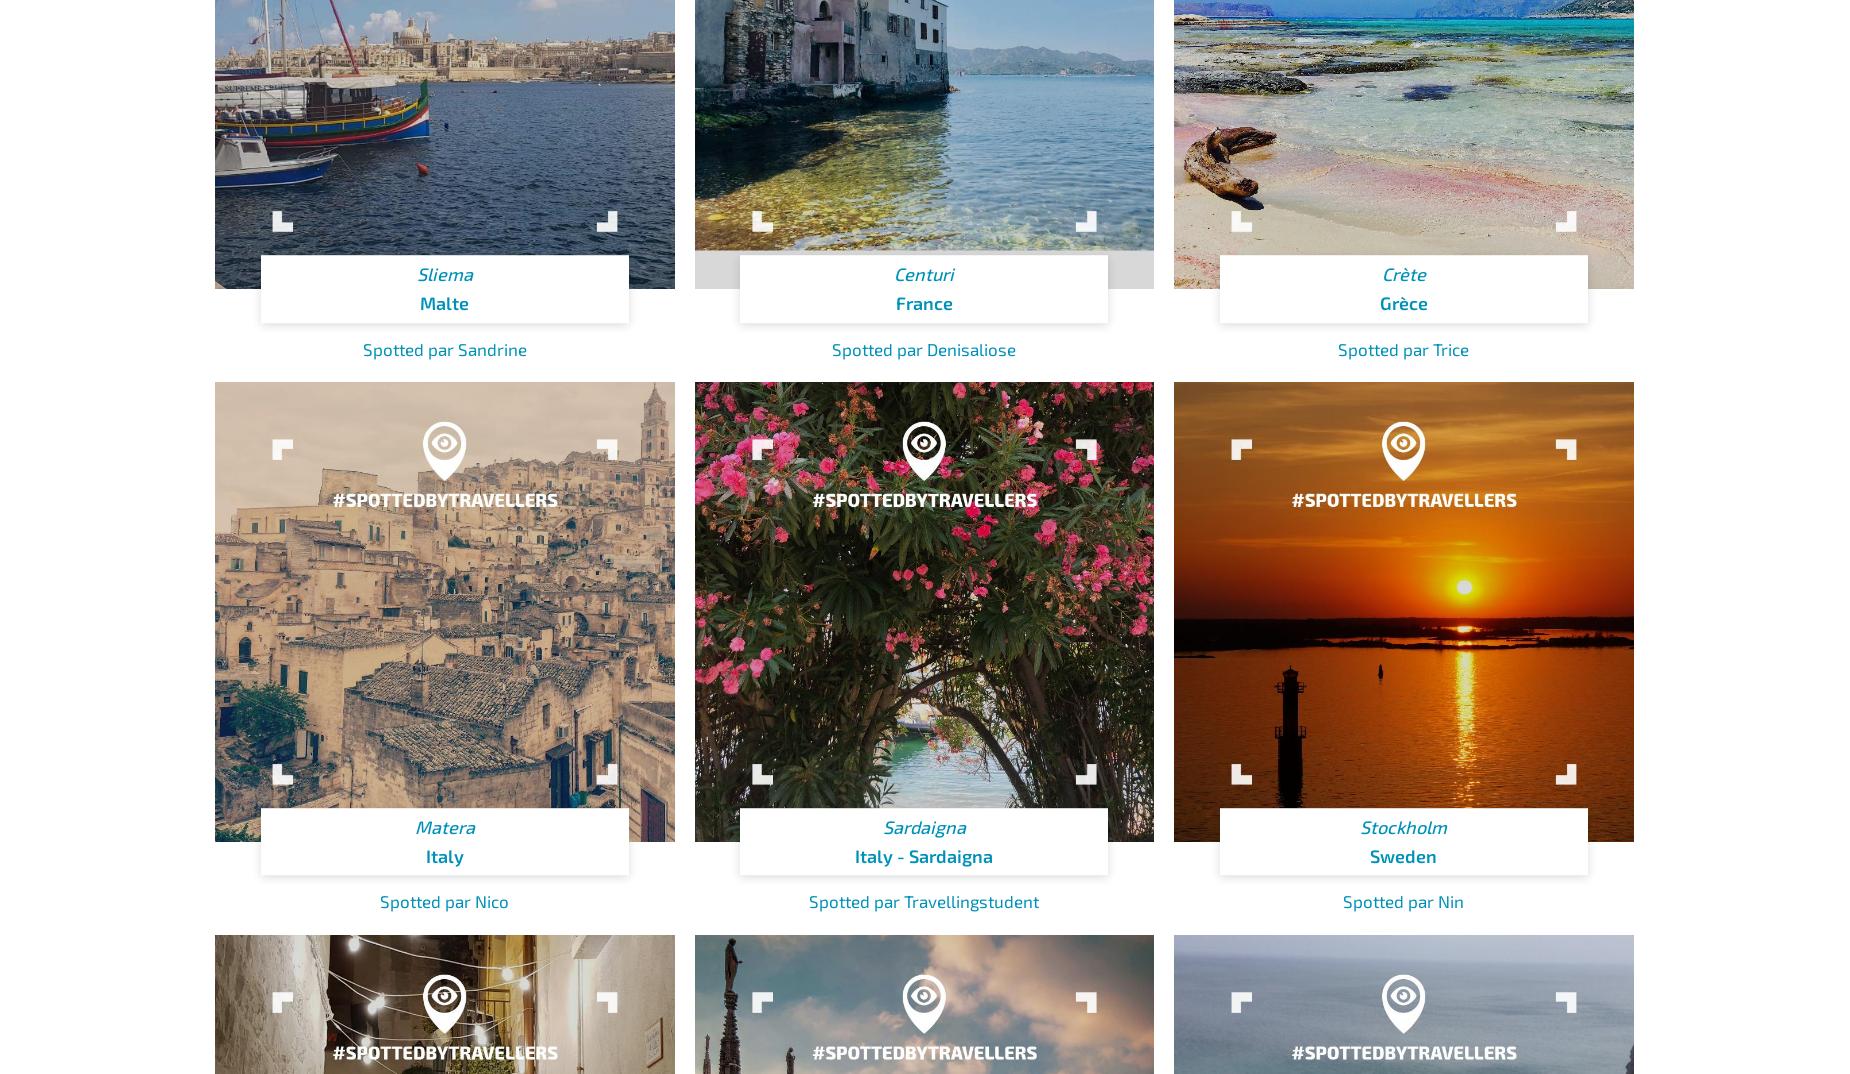 The image size is (1850, 1074). Describe the element at coordinates (924, 899) in the screenshot. I see `'Spotted par Travellingstudent'` at that location.